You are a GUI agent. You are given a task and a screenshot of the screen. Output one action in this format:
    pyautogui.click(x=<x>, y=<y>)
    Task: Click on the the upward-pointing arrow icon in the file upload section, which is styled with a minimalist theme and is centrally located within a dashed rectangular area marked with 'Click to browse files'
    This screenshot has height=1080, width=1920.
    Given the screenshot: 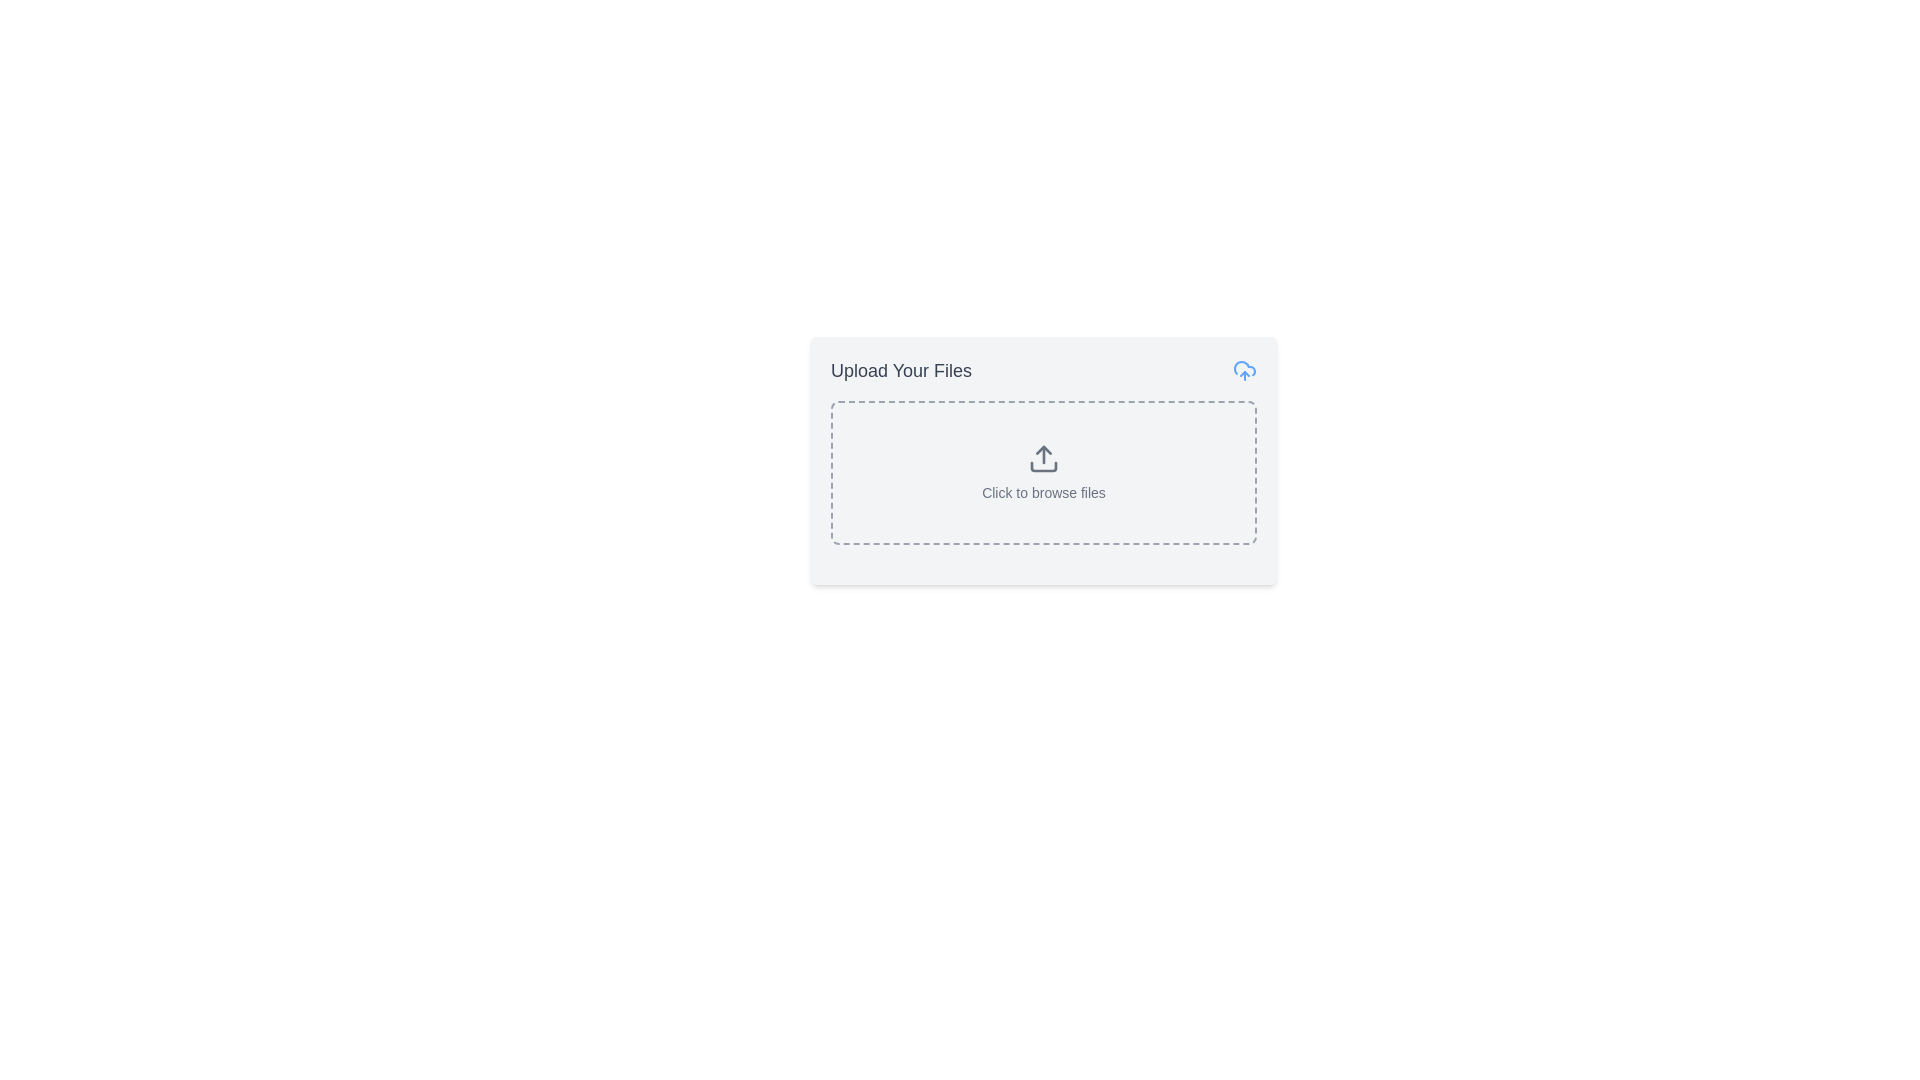 What is the action you would take?
    pyautogui.click(x=1042, y=459)
    